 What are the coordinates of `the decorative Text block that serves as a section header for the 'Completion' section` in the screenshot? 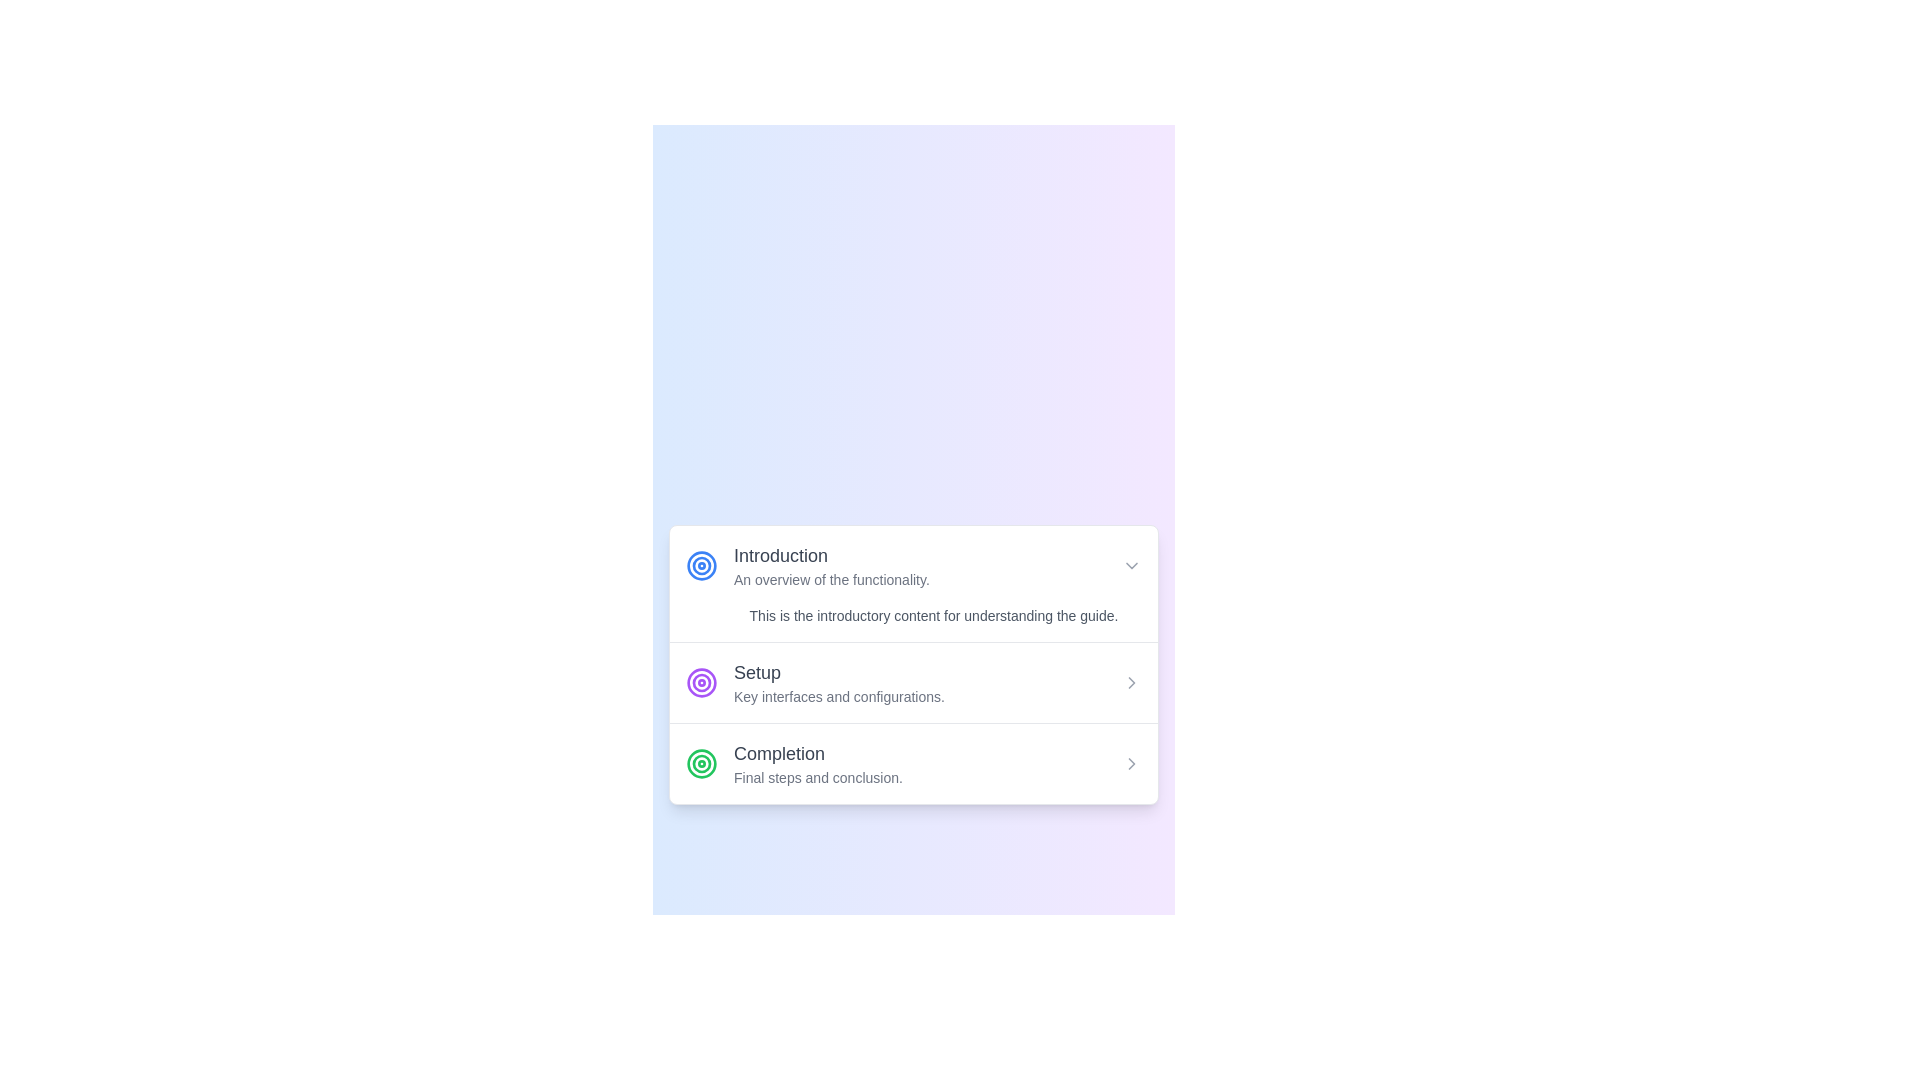 It's located at (818, 763).